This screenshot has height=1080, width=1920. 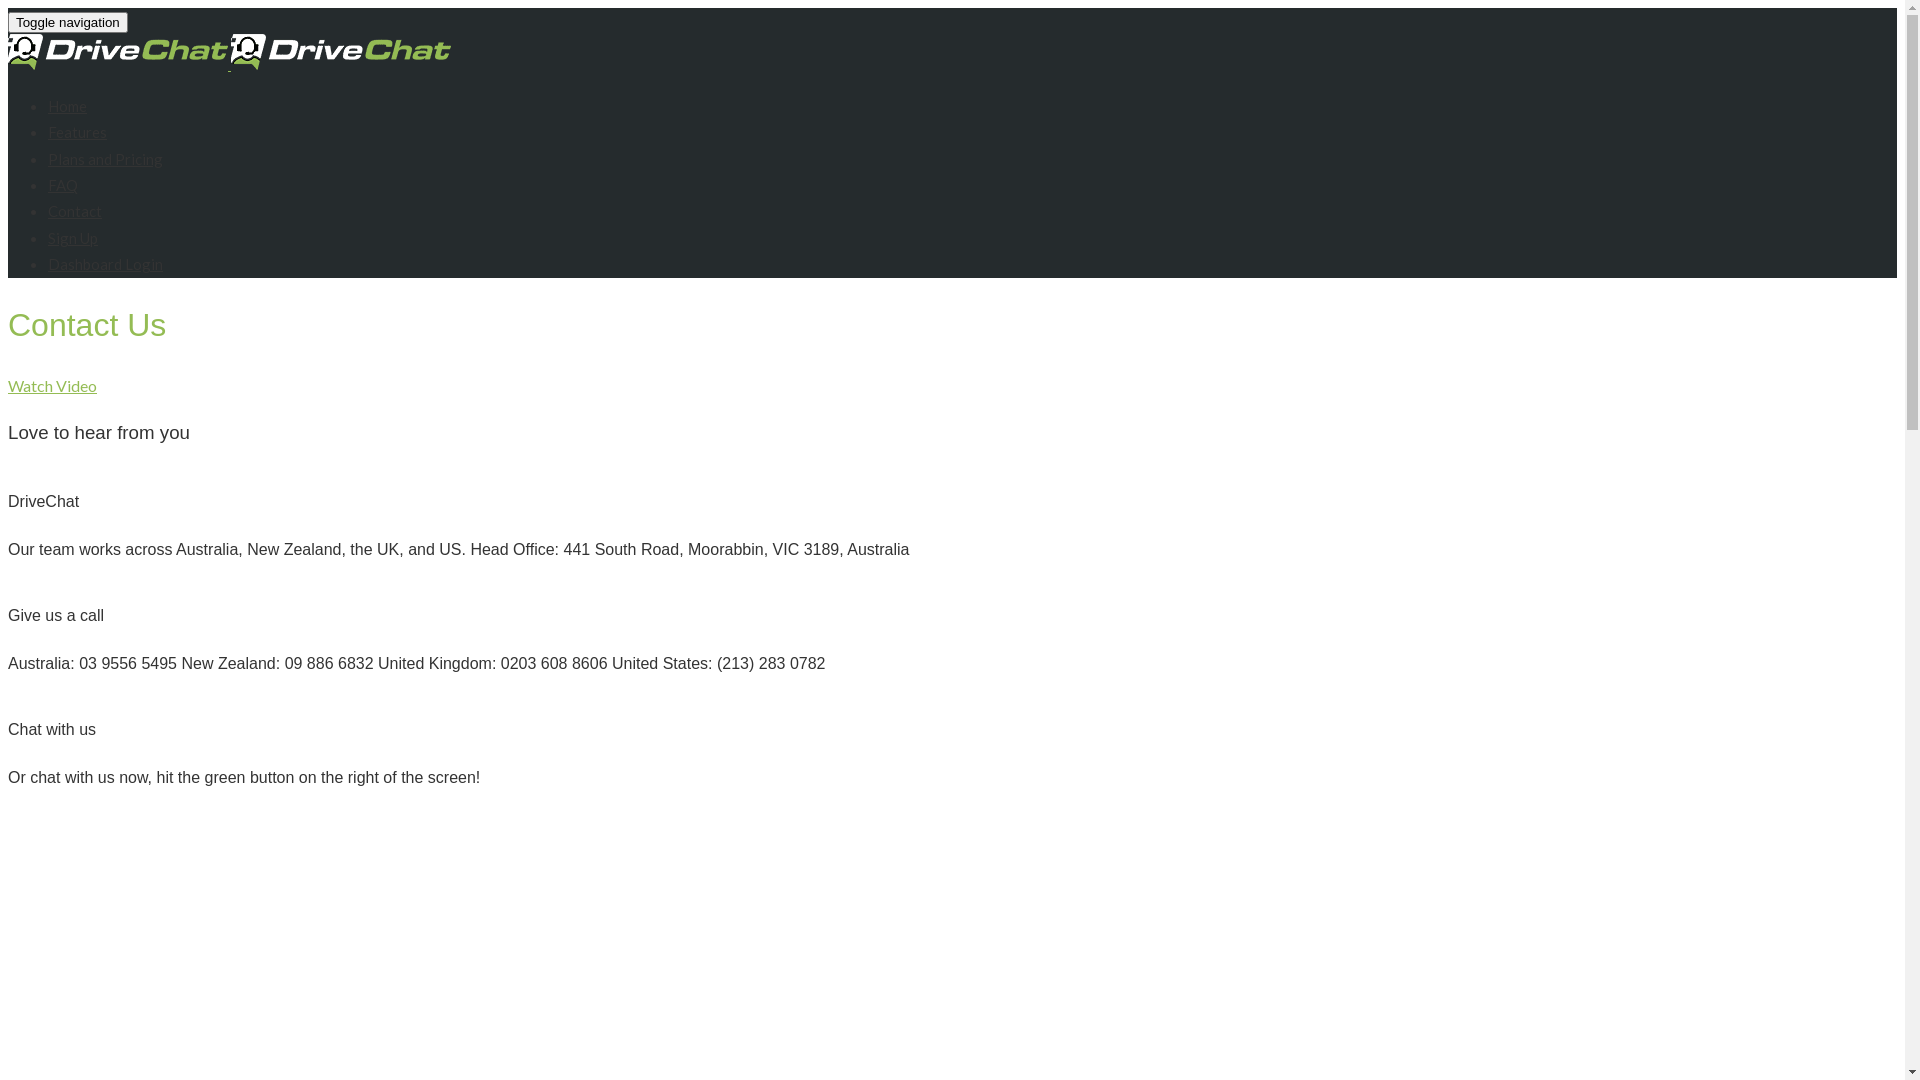 I want to click on 'Contact', so click(x=48, y=211).